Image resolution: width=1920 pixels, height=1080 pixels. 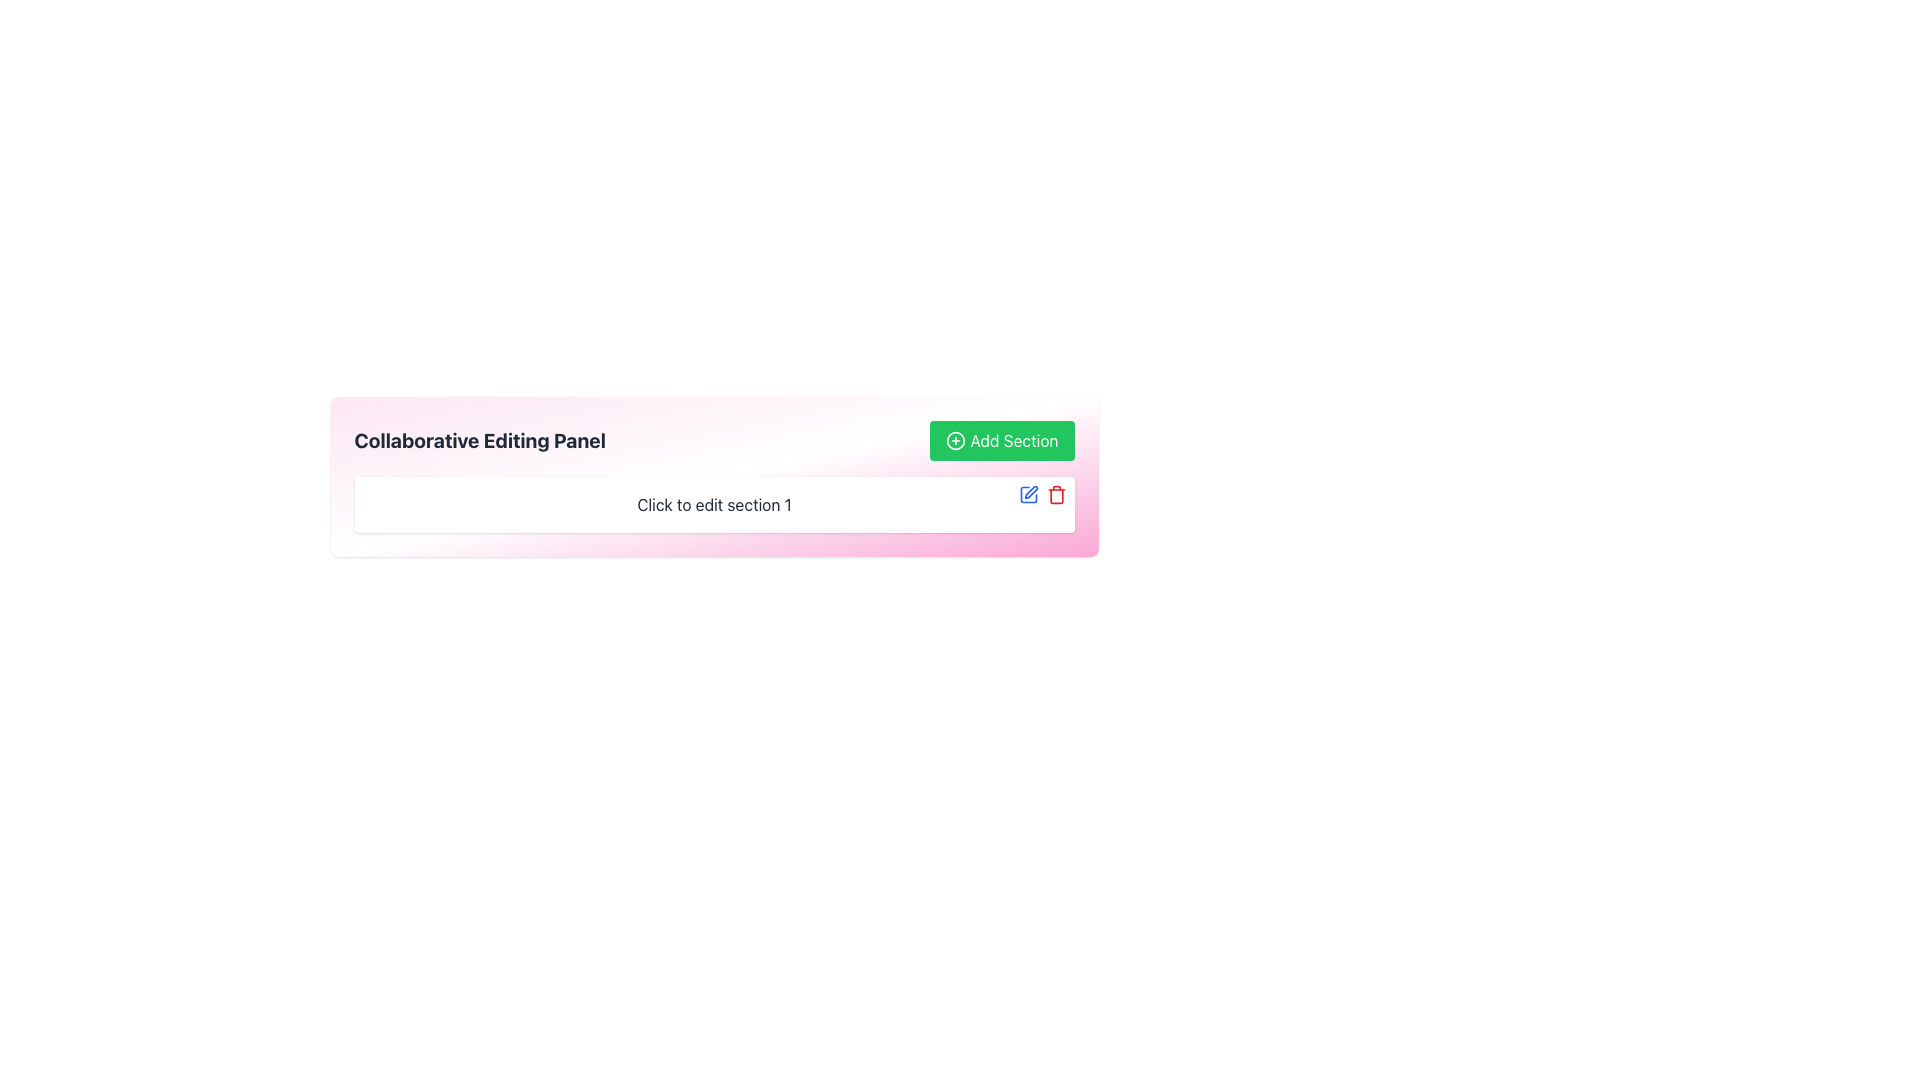 What do you see at coordinates (1030, 492) in the screenshot?
I see `the blue pen icon button located to the right of the input field labeled 'Click` at bounding box center [1030, 492].